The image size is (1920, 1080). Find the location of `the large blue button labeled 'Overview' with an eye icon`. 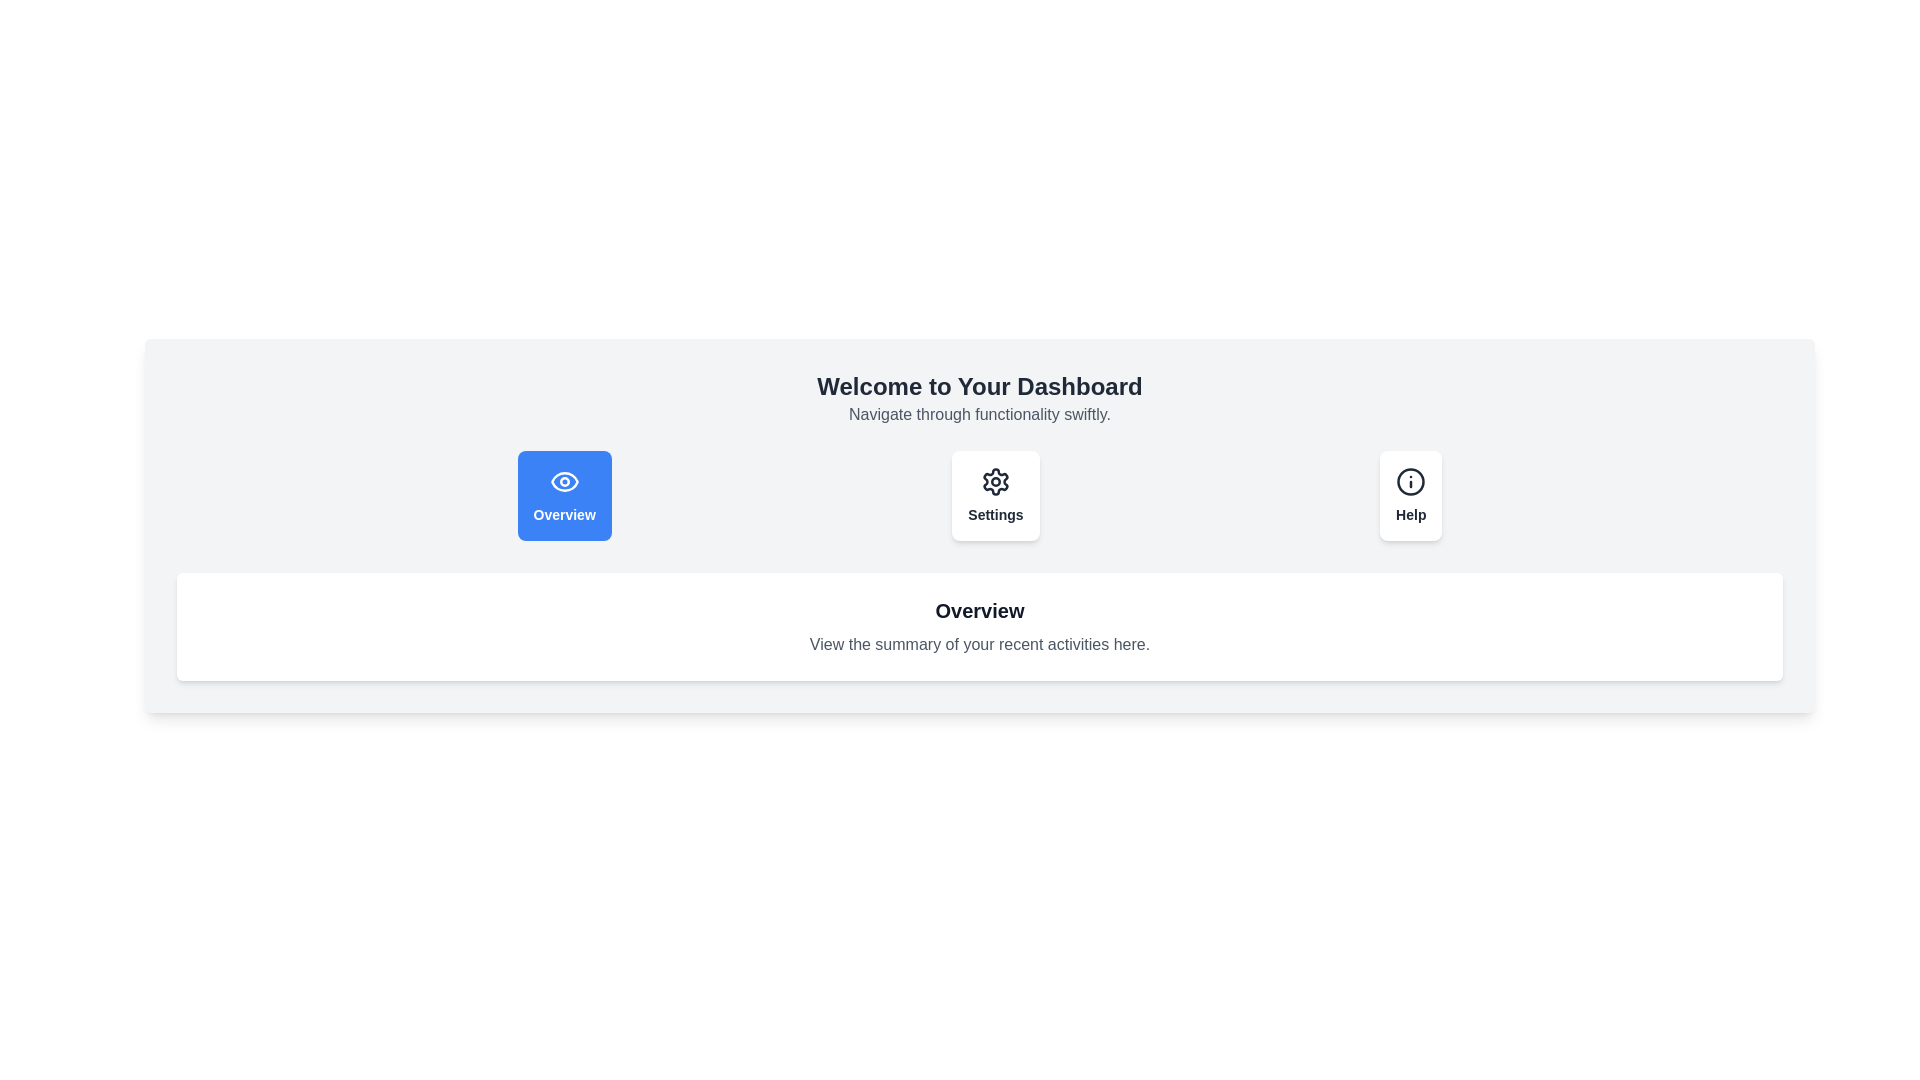

the large blue button labeled 'Overview' with an eye icon is located at coordinates (563, 495).